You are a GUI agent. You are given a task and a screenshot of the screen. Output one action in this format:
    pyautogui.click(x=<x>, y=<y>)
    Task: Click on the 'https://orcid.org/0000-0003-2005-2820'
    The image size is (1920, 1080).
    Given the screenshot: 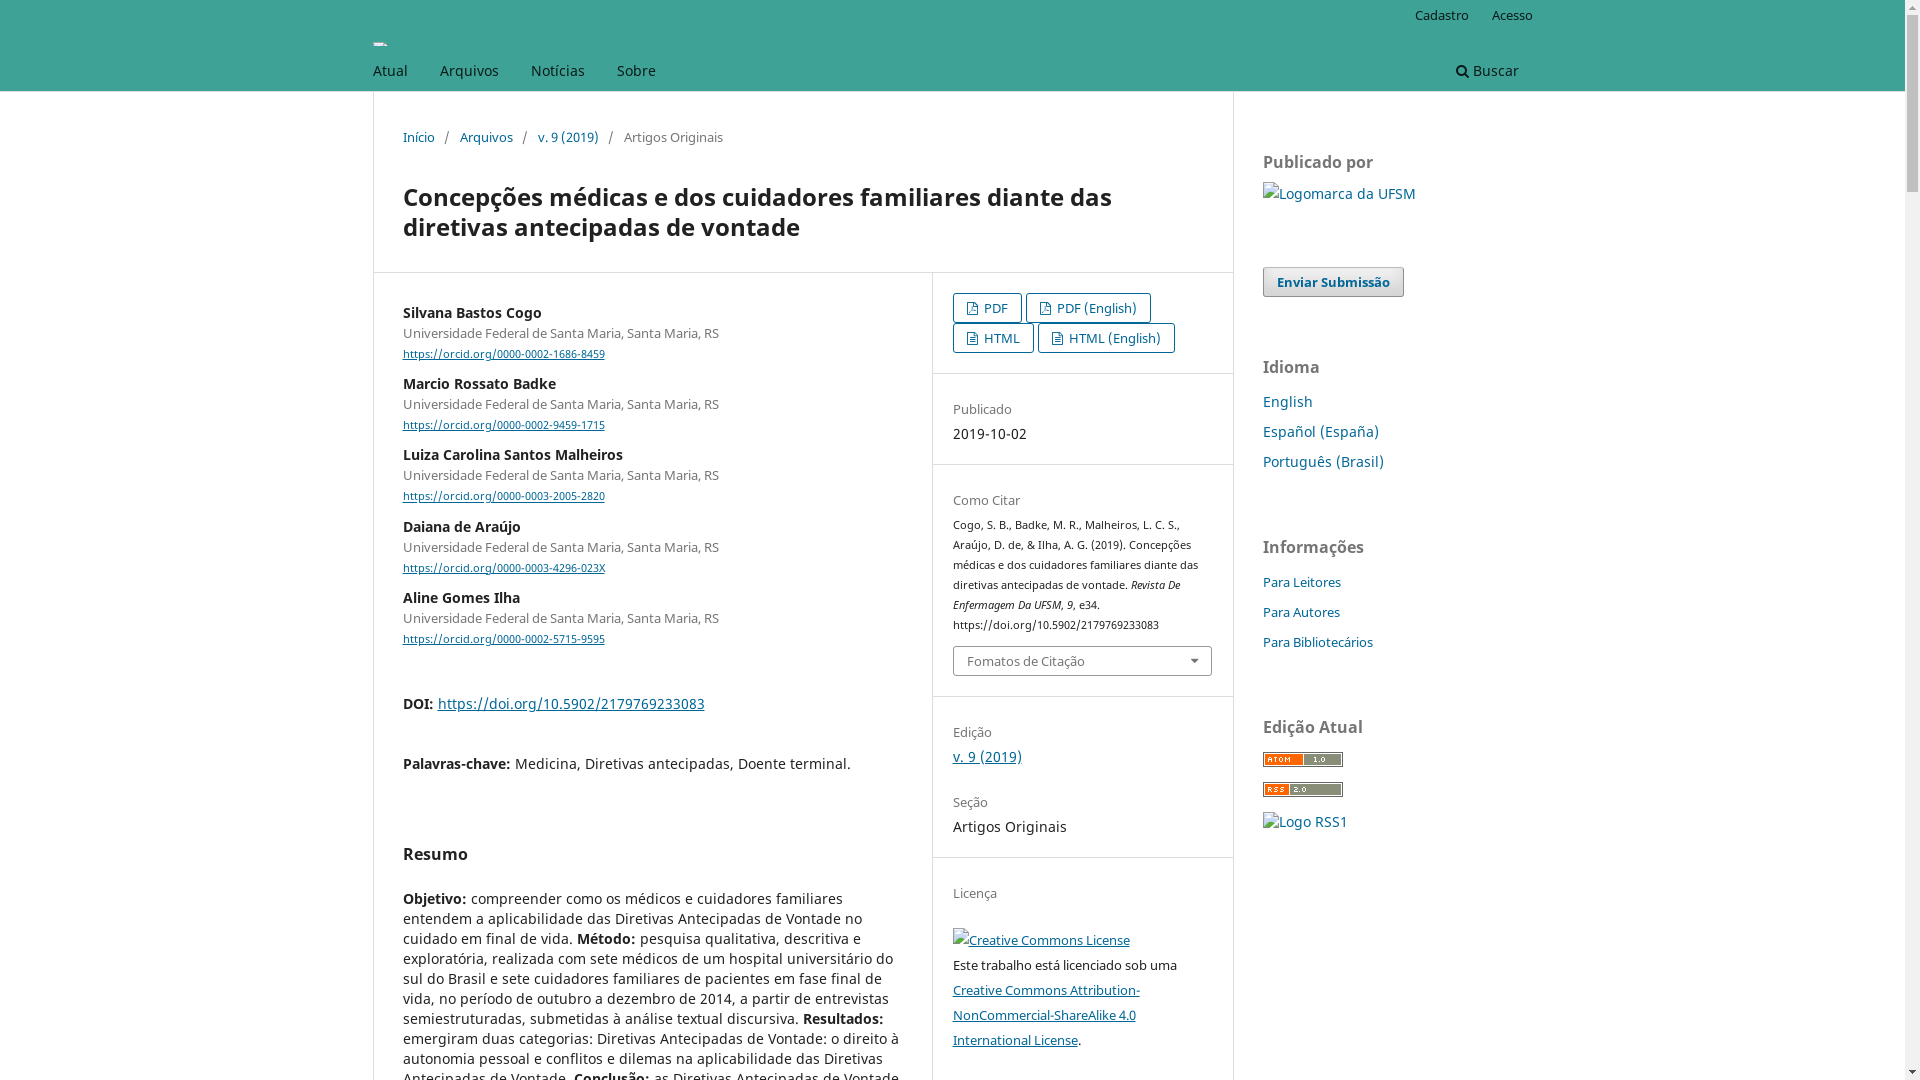 What is the action you would take?
    pyautogui.click(x=503, y=496)
    